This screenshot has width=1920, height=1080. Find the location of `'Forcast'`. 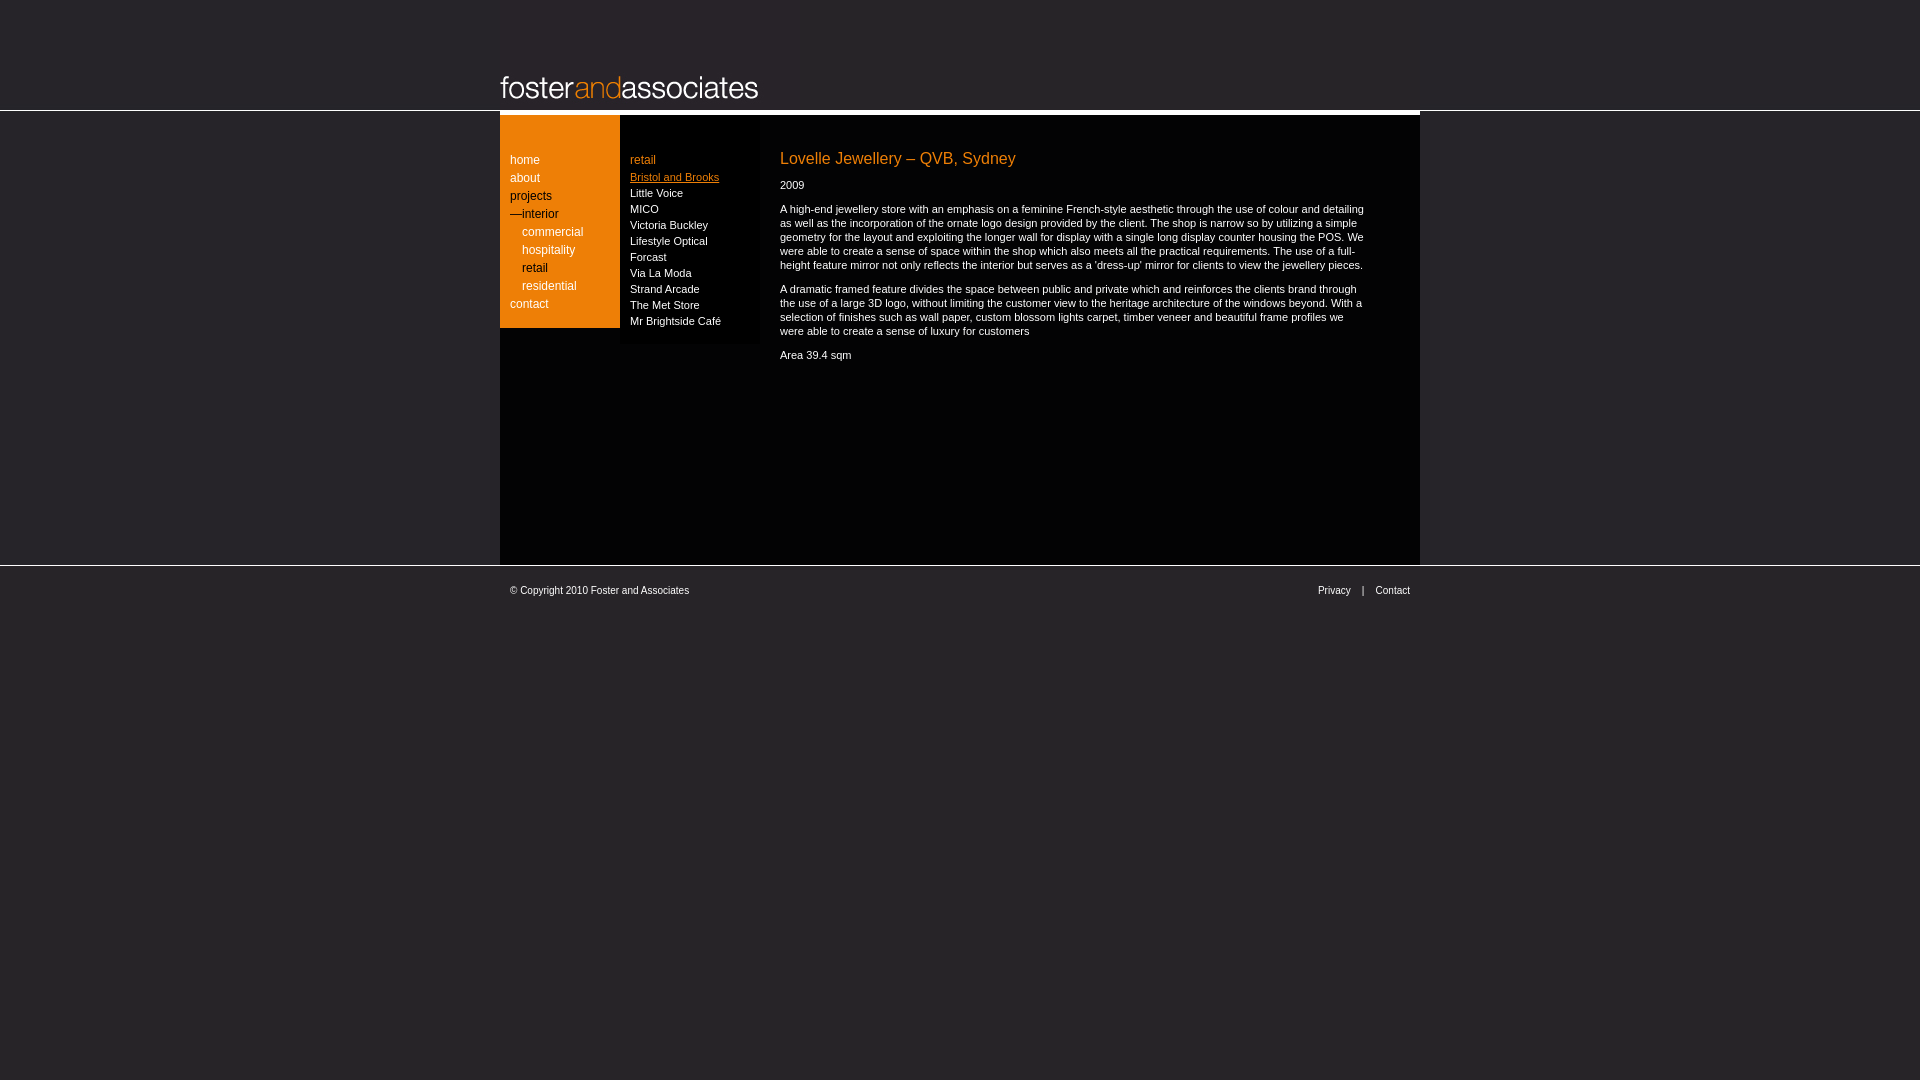

'Forcast' is located at coordinates (690, 256).